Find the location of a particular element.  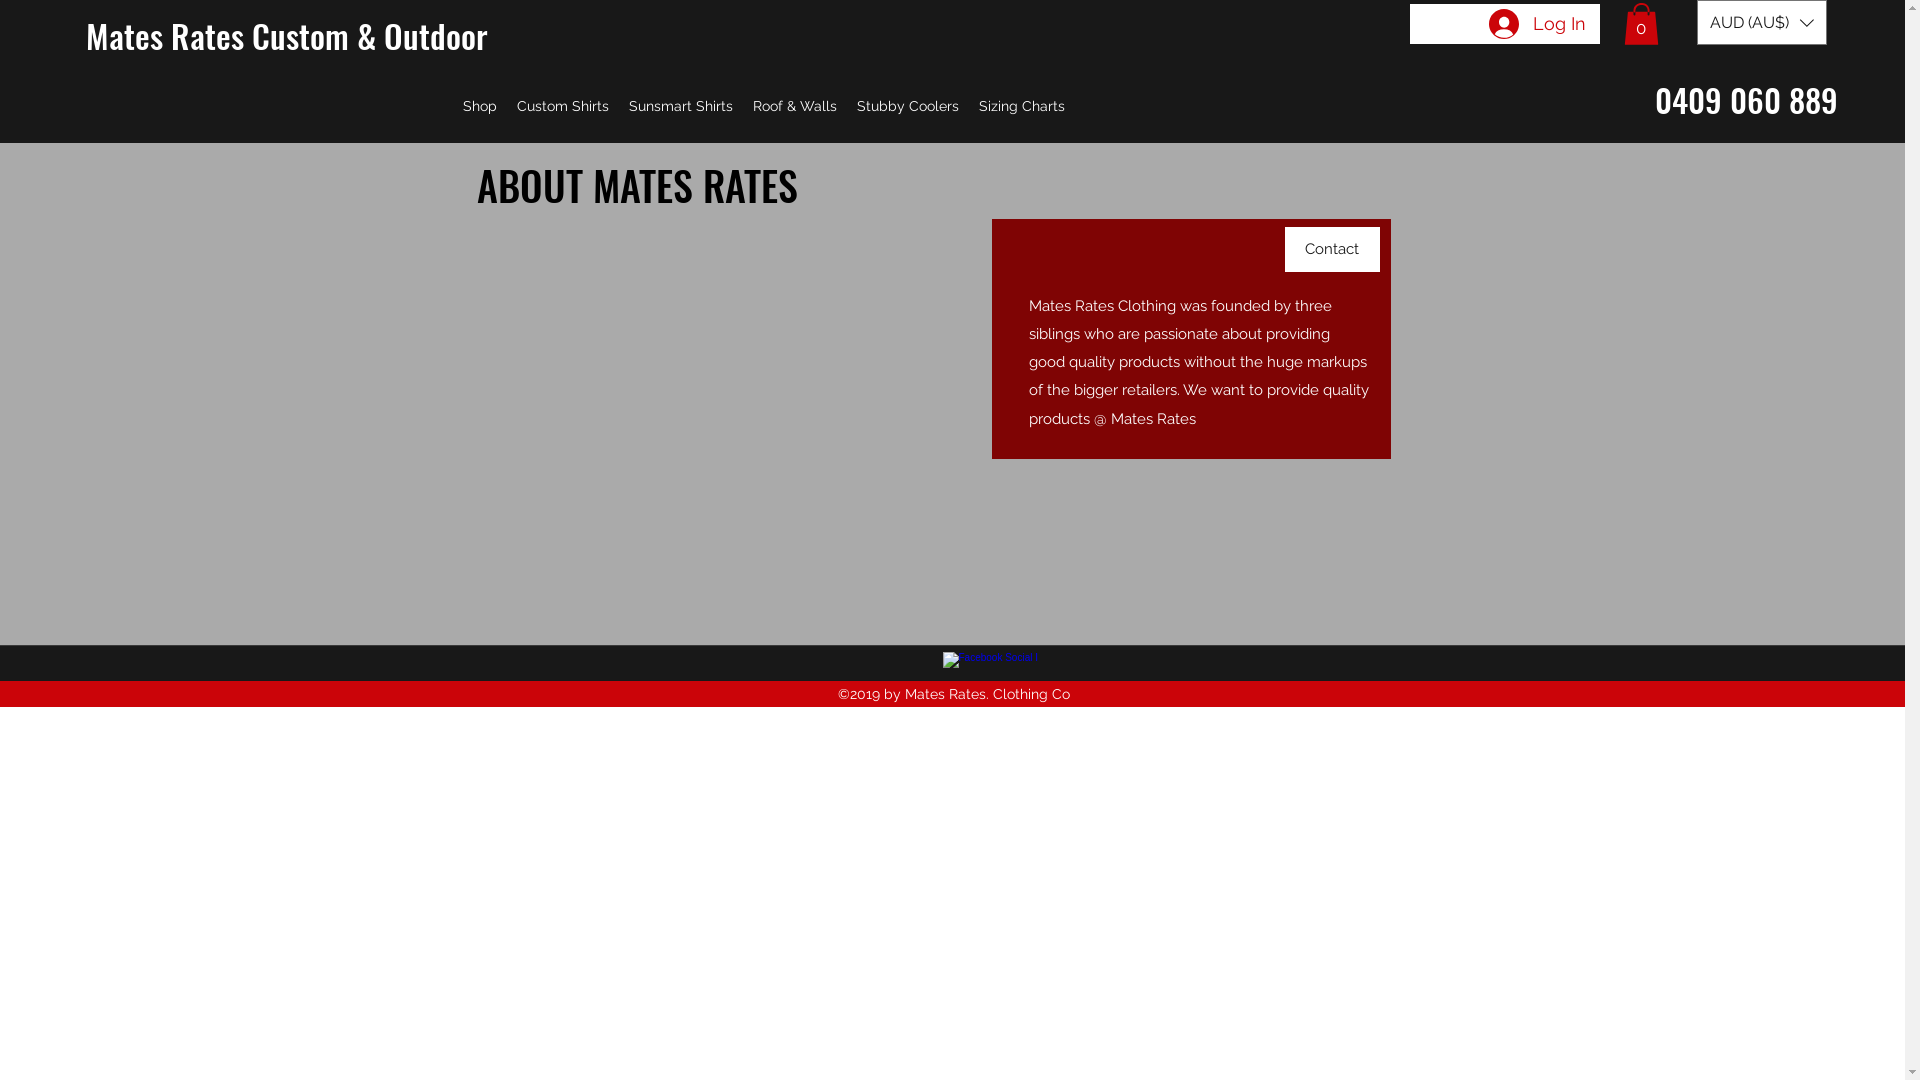

'Stubby Coolers' is located at coordinates (906, 105).